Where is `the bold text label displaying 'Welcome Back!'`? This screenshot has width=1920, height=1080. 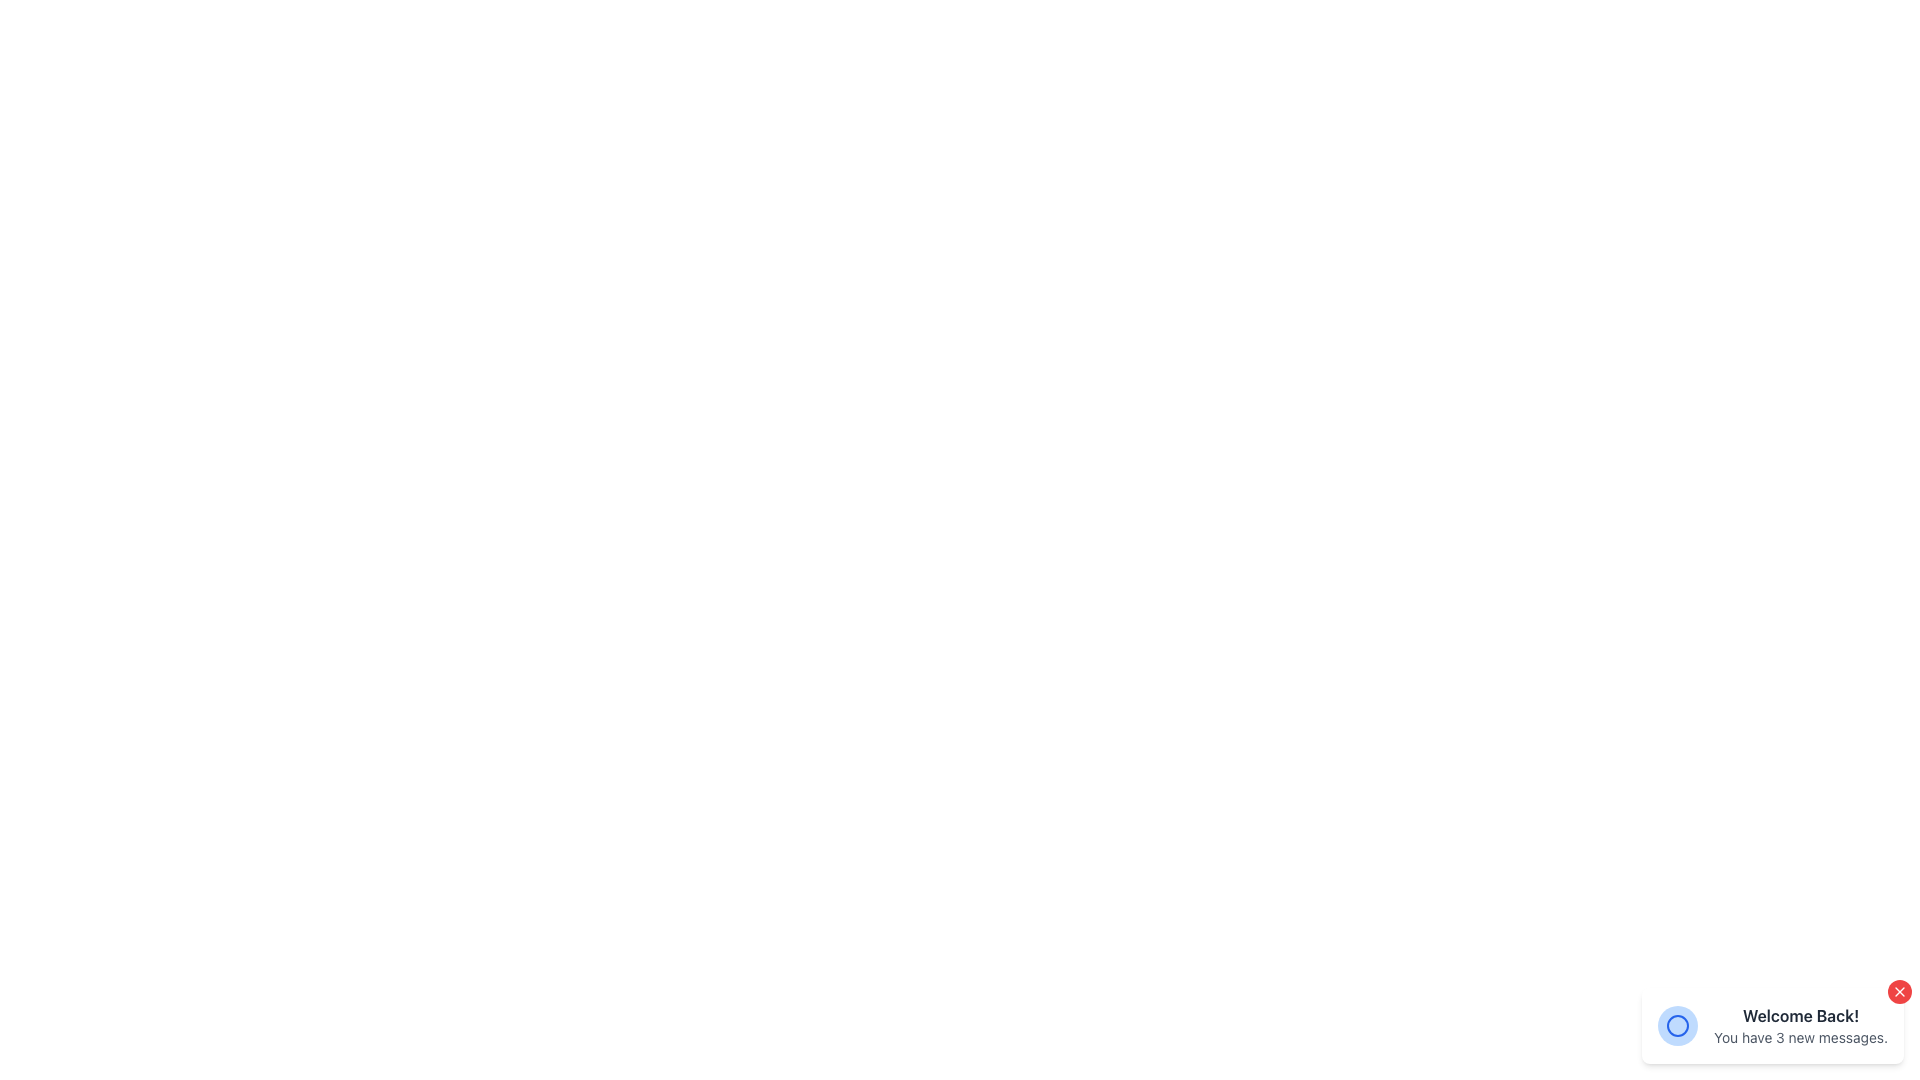
the bold text label displaying 'Welcome Back!' is located at coordinates (1801, 1015).